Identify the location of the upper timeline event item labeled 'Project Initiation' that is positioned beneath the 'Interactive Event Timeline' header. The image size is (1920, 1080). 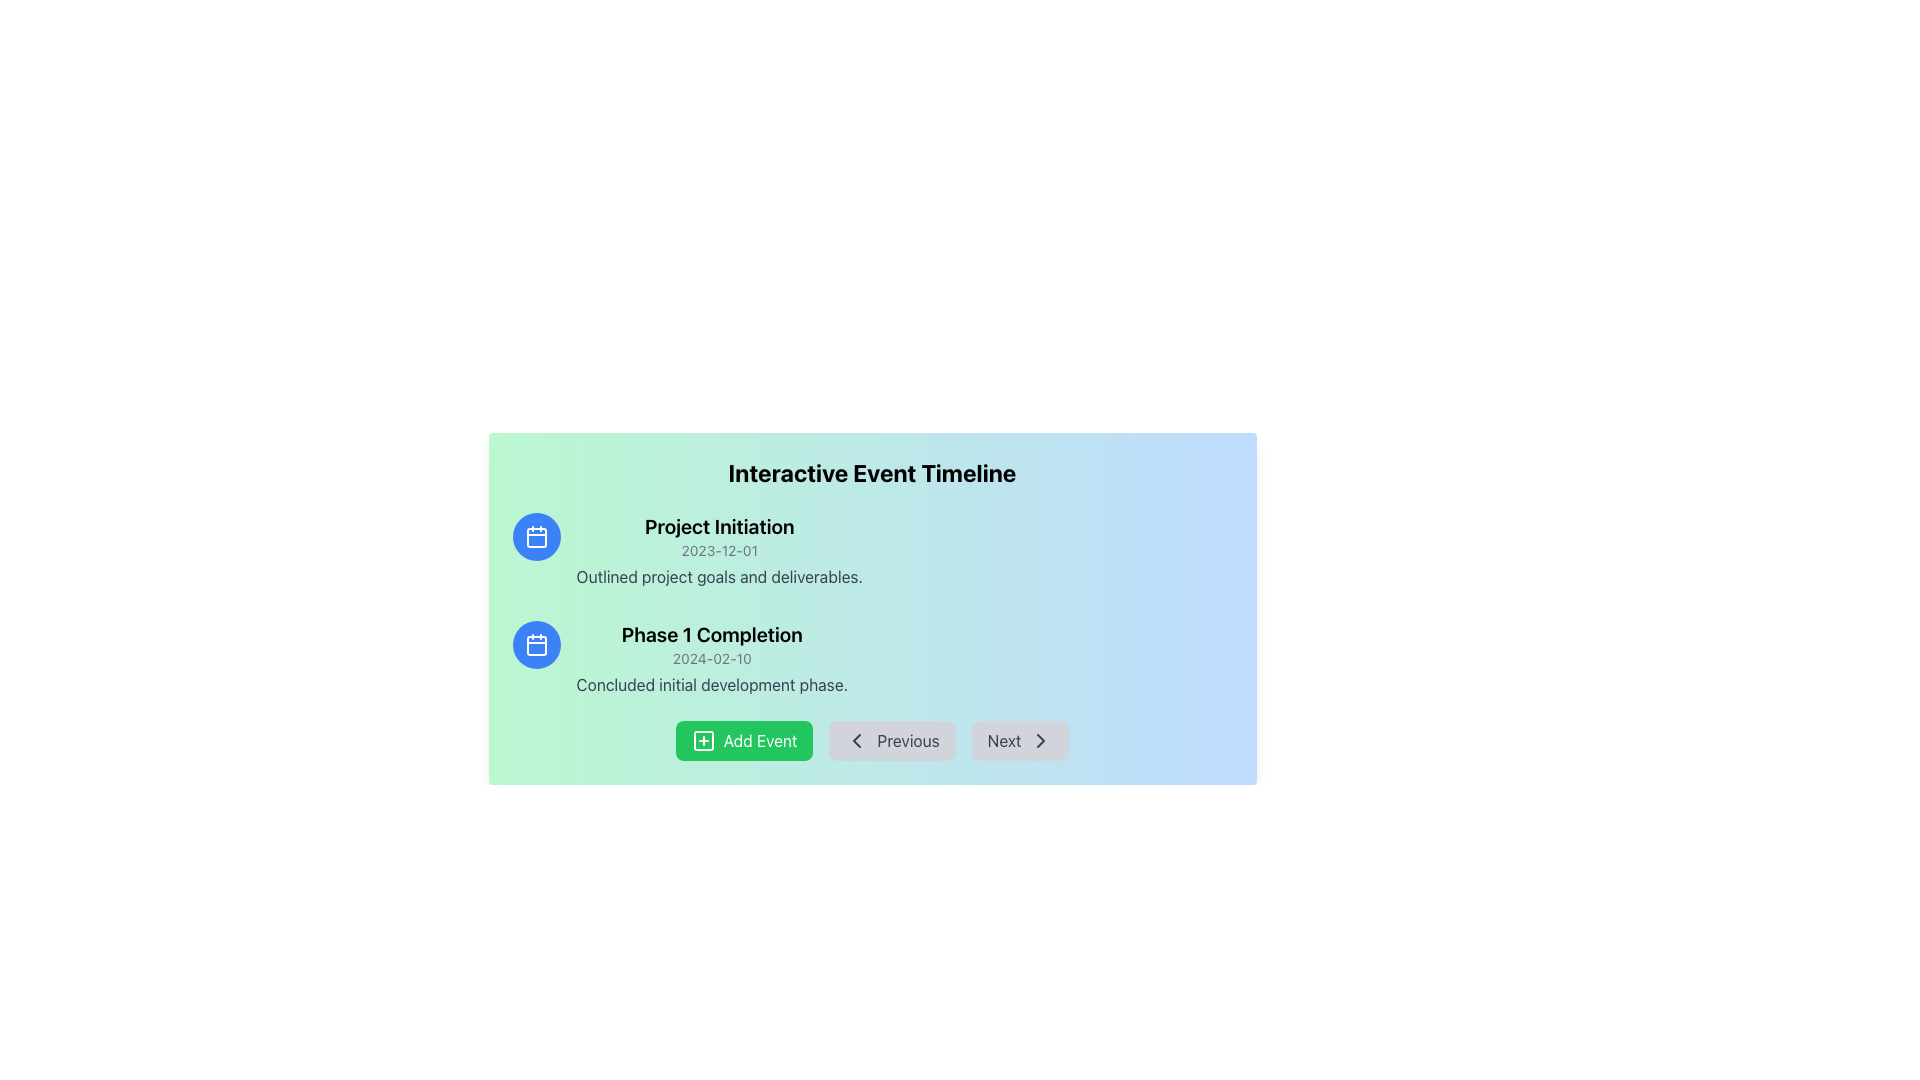
(719, 551).